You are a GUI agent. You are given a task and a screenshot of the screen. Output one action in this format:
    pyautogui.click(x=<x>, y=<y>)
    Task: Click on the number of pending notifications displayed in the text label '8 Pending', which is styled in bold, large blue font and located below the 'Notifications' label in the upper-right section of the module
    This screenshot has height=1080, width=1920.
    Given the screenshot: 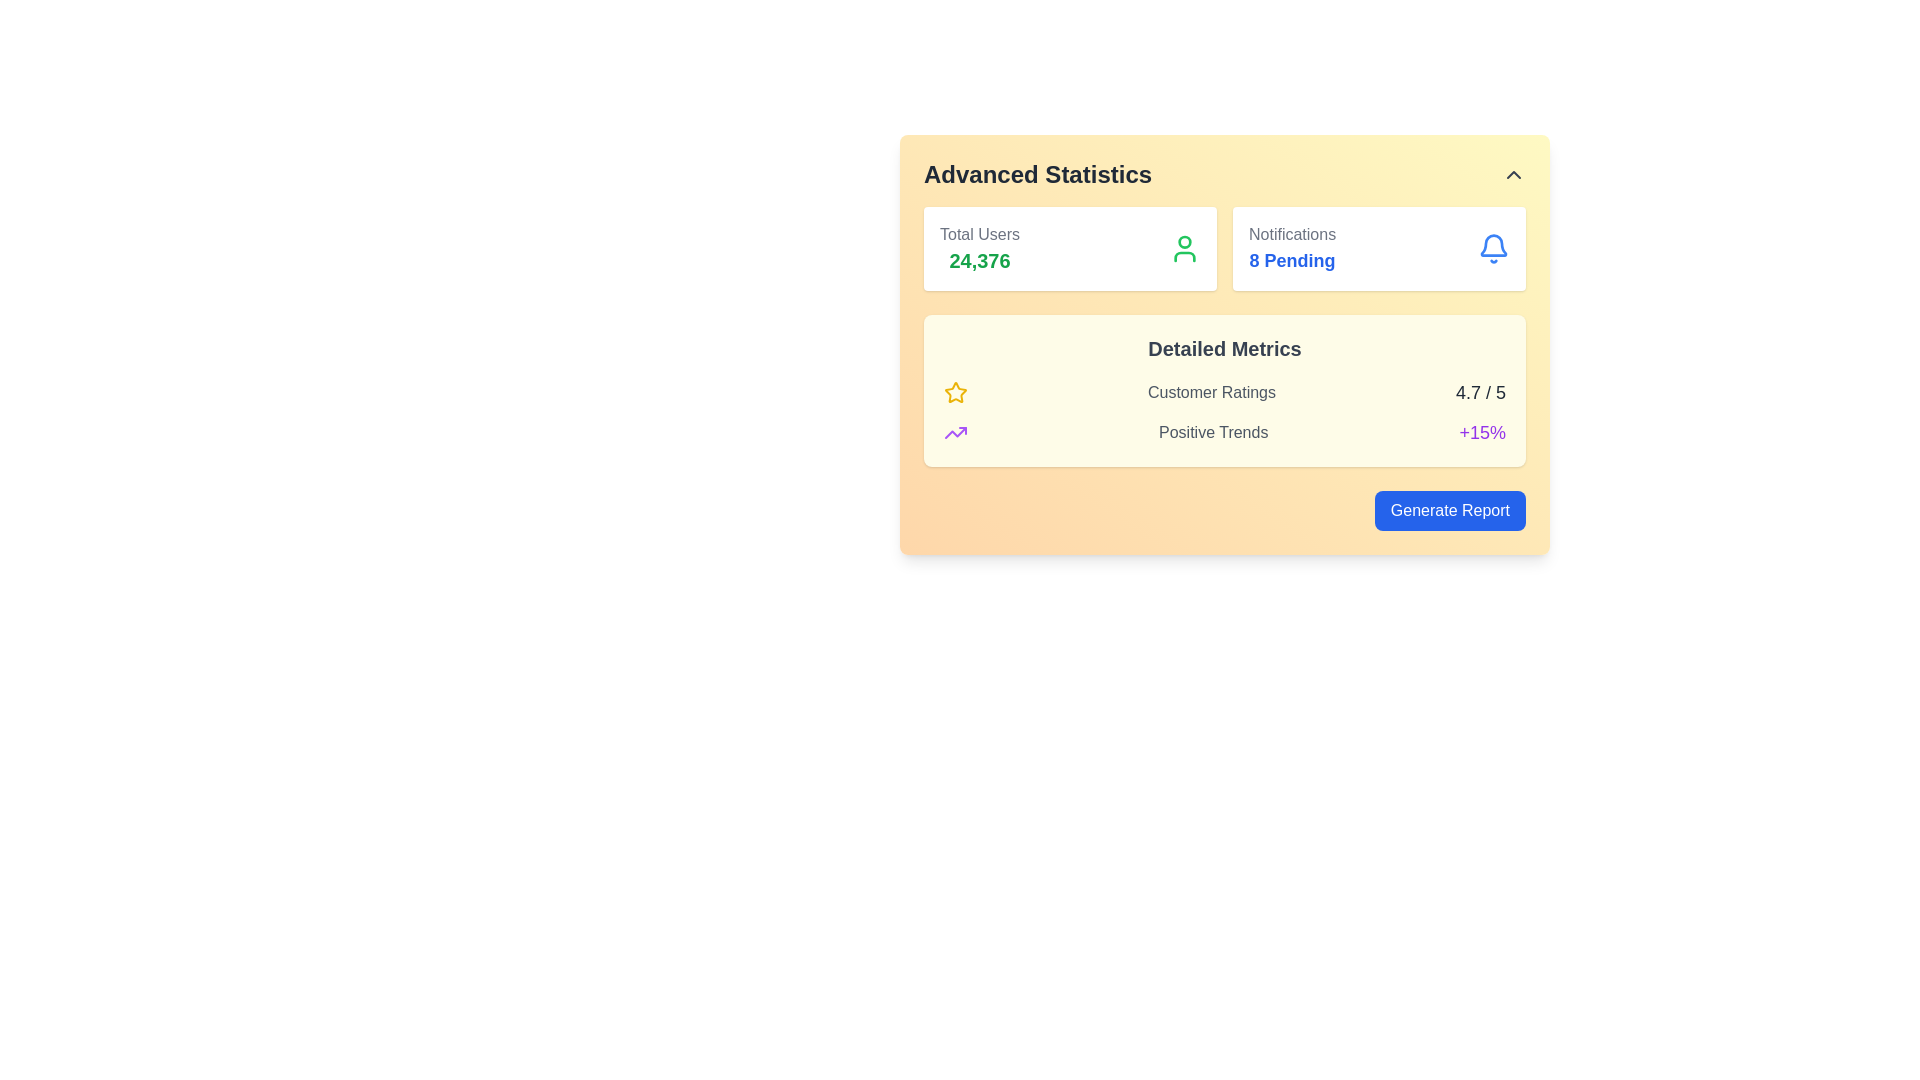 What is the action you would take?
    pyautogui.click(x=1292, y=260)
    